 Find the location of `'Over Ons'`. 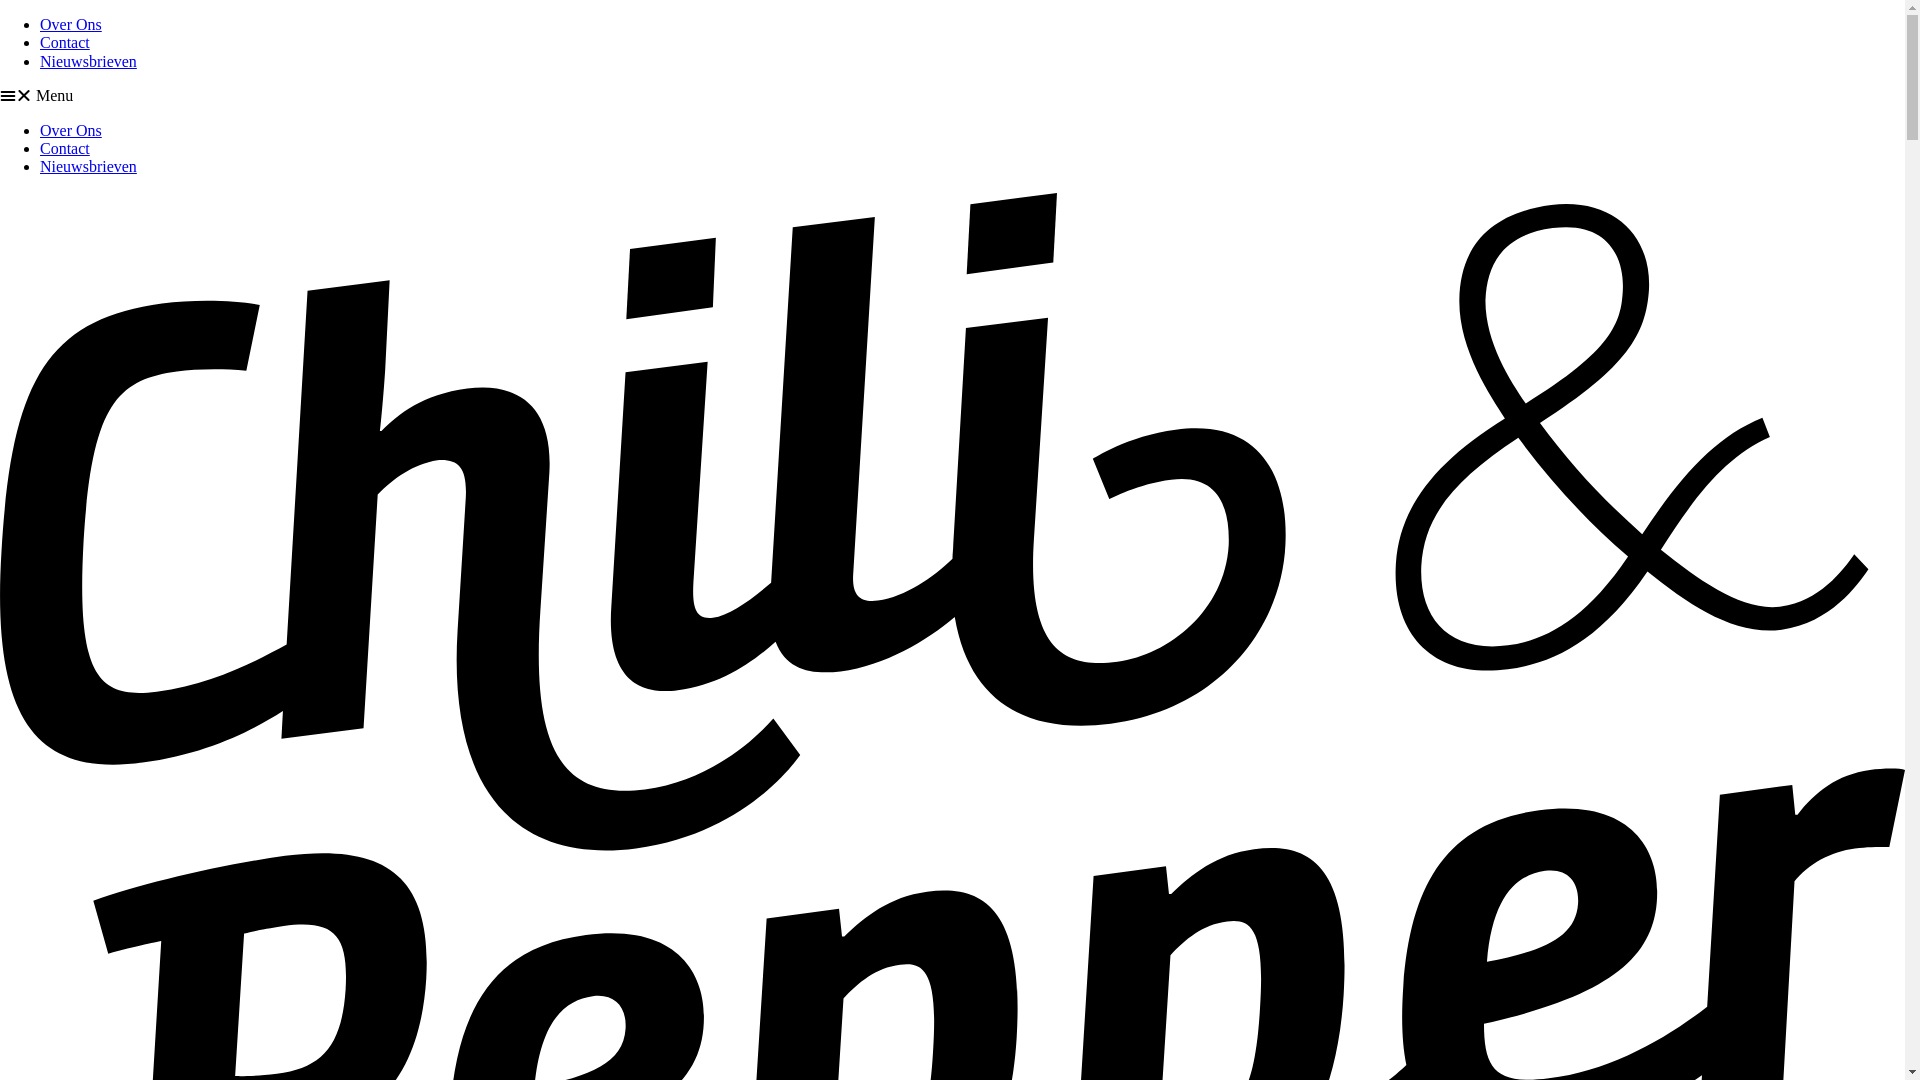

'Over Ons' is located at coordinates (39, 24).